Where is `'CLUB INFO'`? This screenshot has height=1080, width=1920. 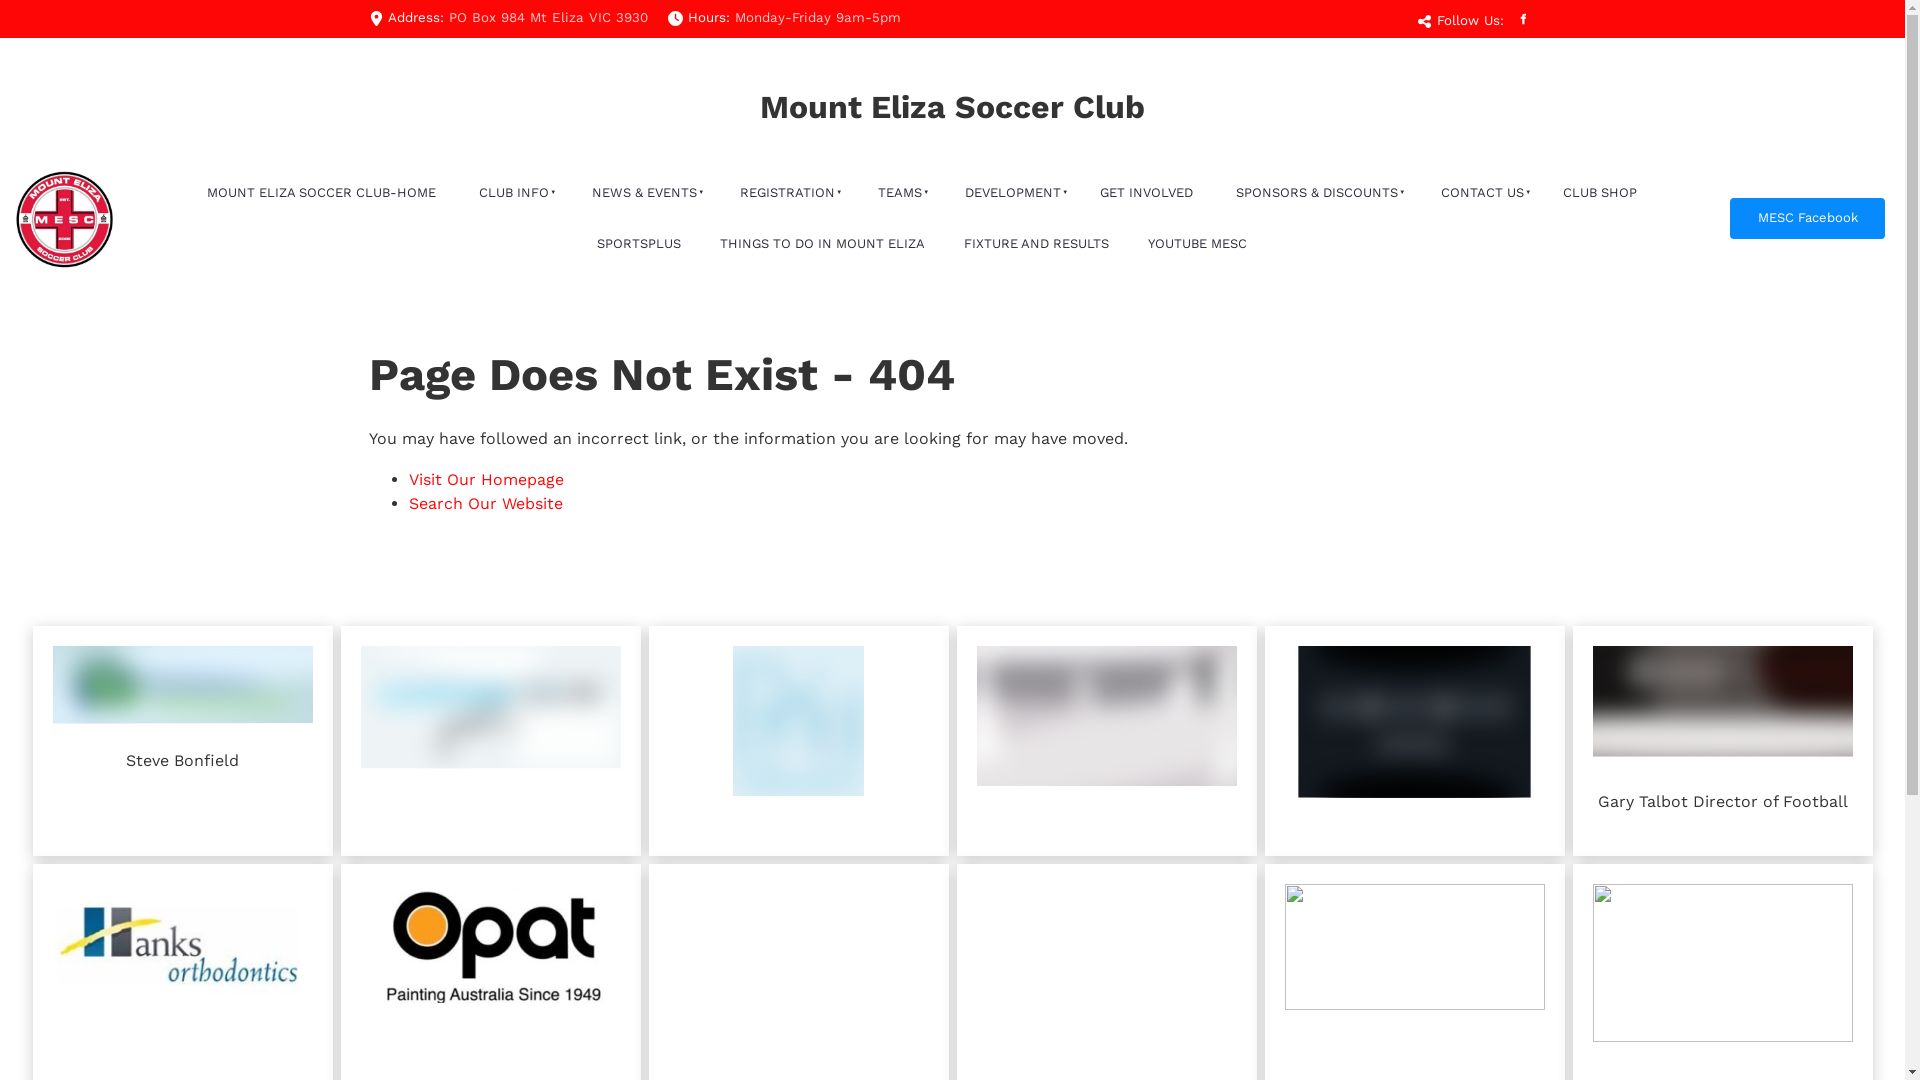
'CLUB INFO' is located at coordinates (511, 193).